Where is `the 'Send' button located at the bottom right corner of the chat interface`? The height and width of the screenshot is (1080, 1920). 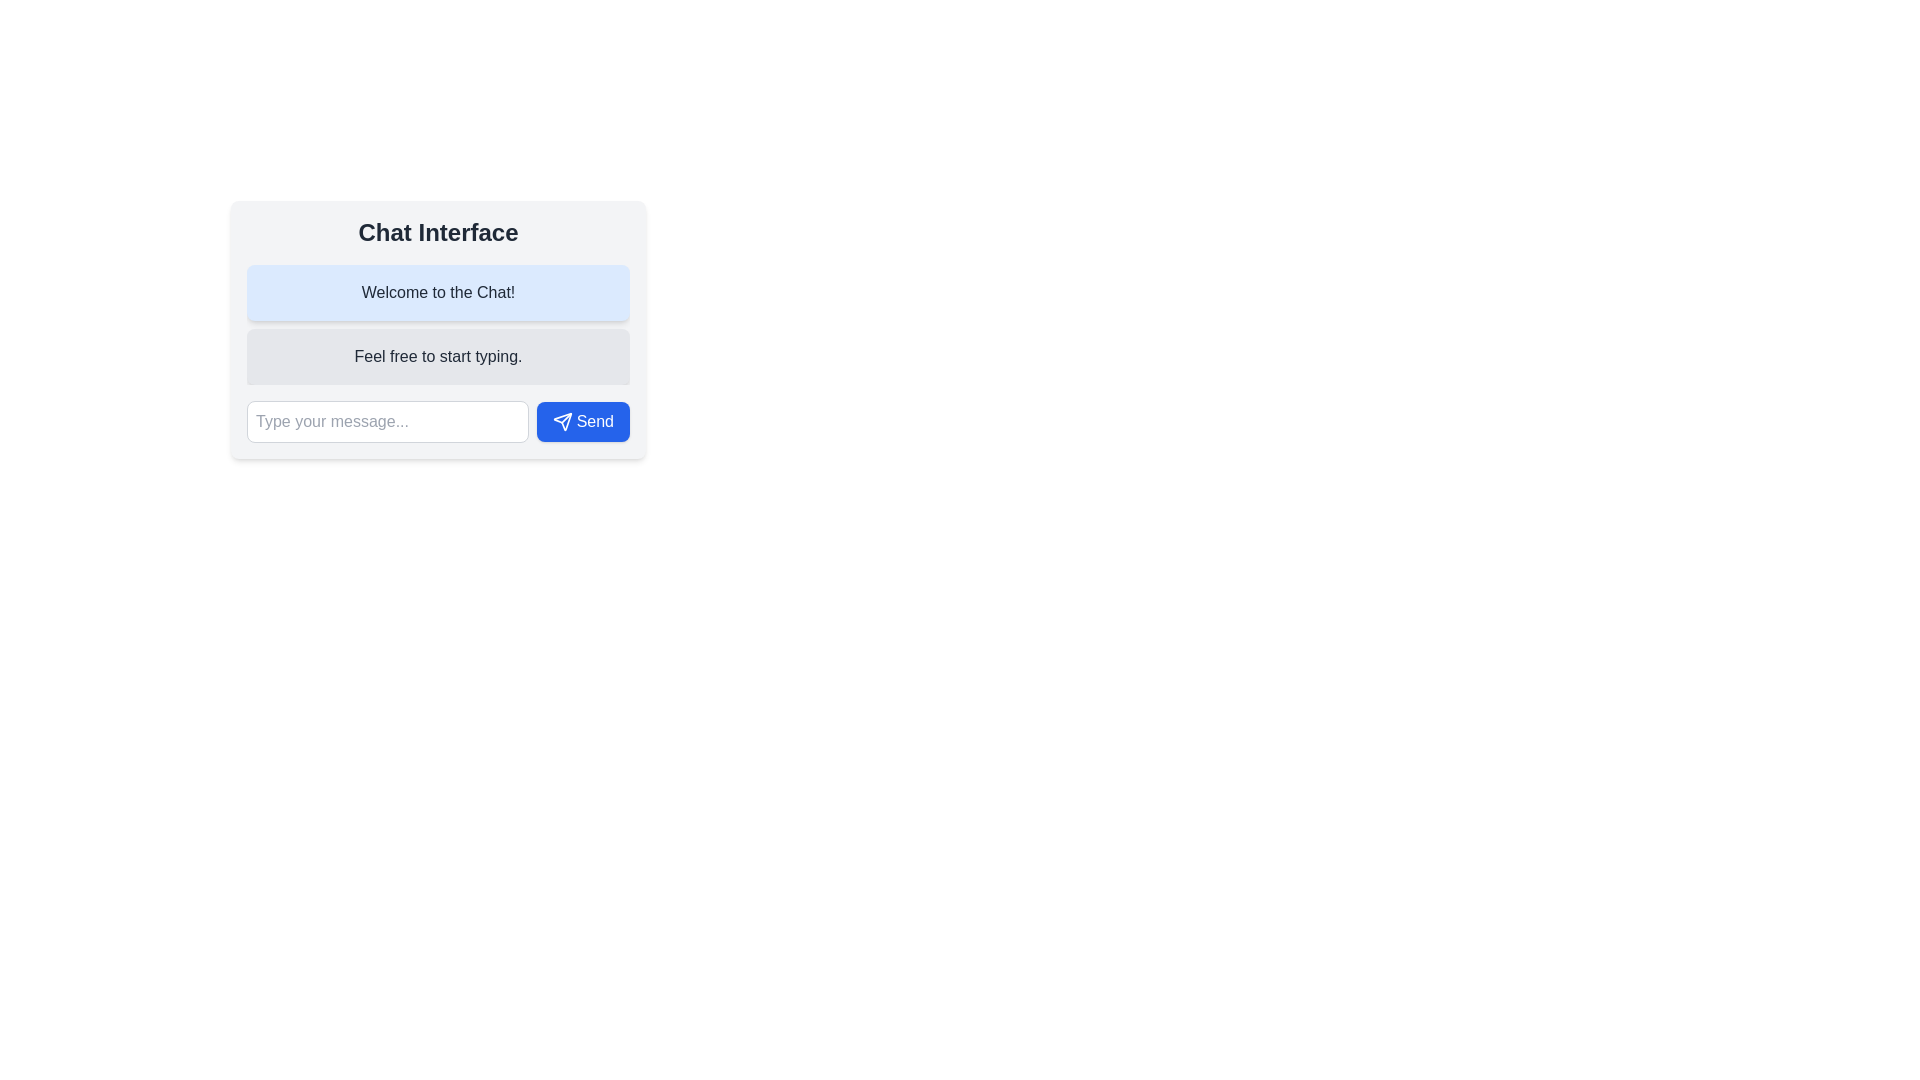 the 'Send' button located at the bottom right corner of the chat interface is located at coordinates (582, 420).